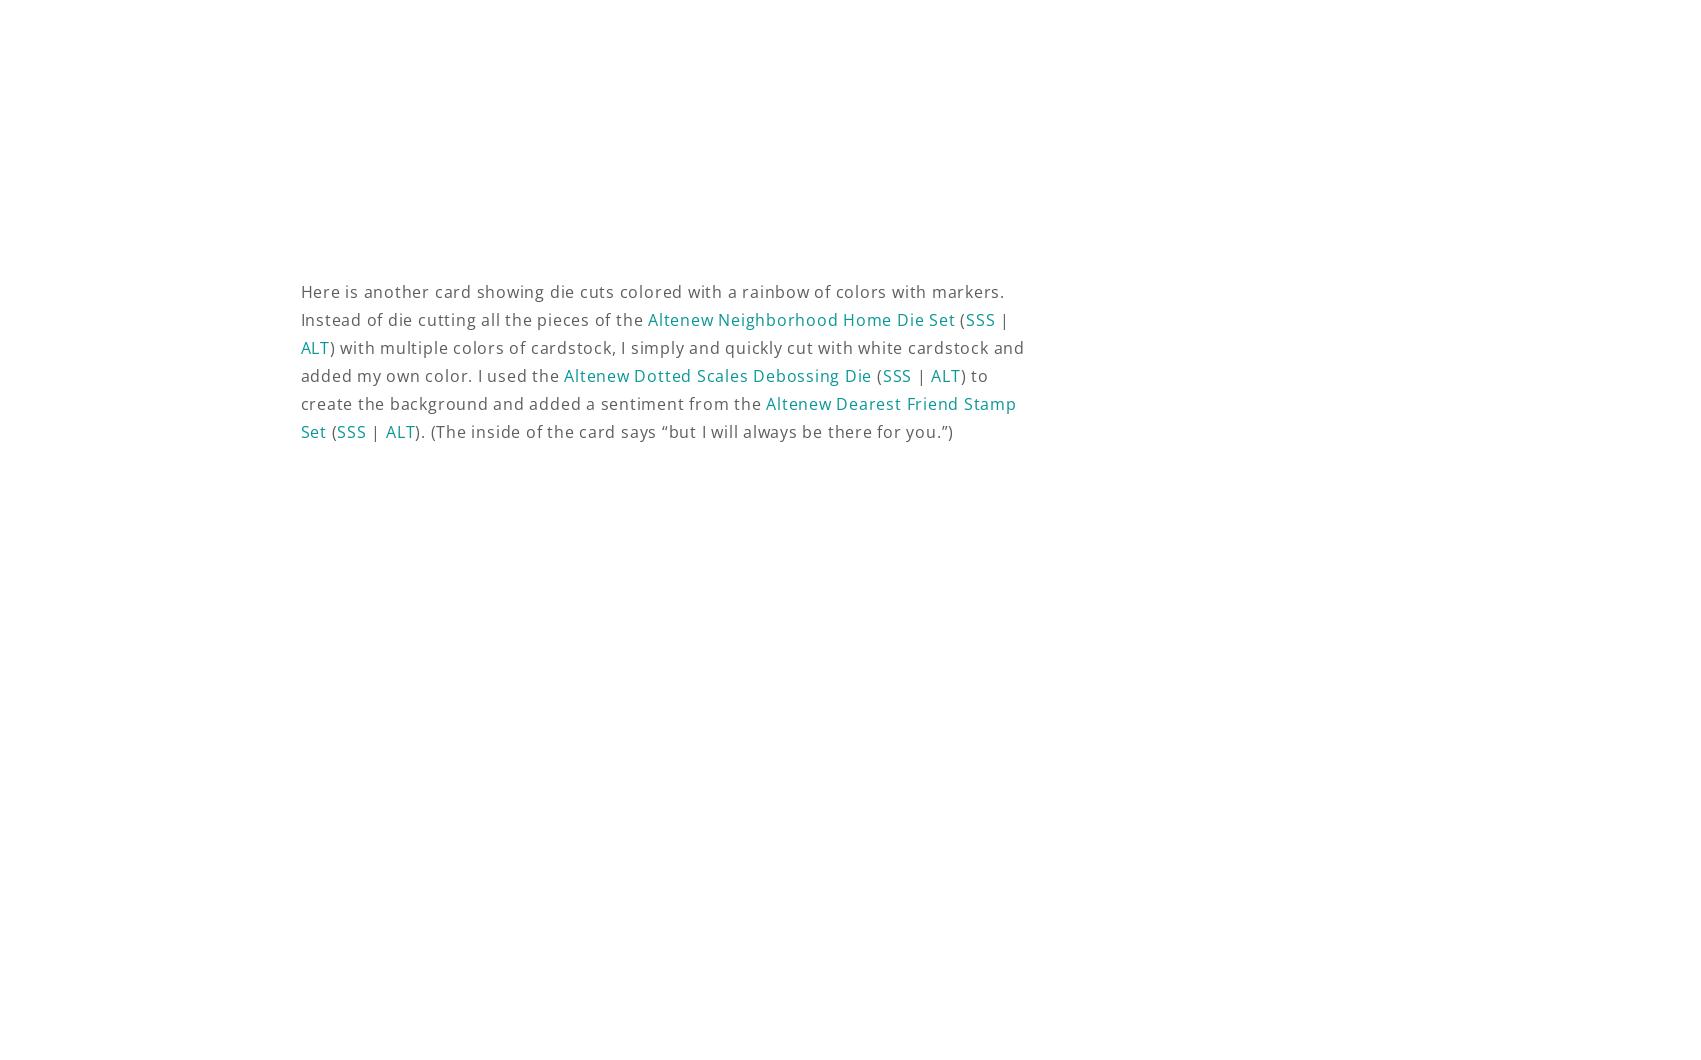  Describe the element at coordinates (683, 430) in the screenshot. I see `'). (The inside of the card says “but I will always be there for you.”)'` at that location.